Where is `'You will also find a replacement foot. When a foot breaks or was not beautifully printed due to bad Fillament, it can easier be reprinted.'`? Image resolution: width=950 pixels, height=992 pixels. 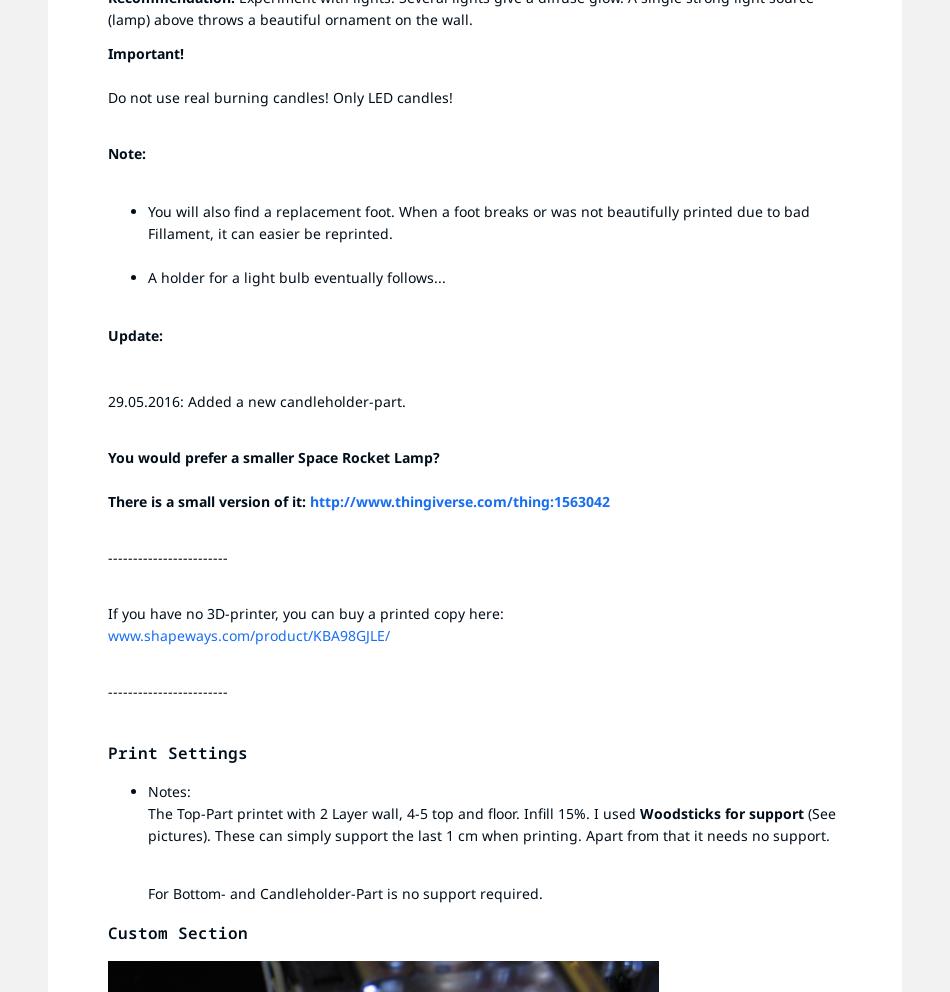
'You will also find a replacement foot. When a foot breaks or was not beautifully printed due to bad Fillament, it can easier be reprinted.' is located at coordinates (478, 222).